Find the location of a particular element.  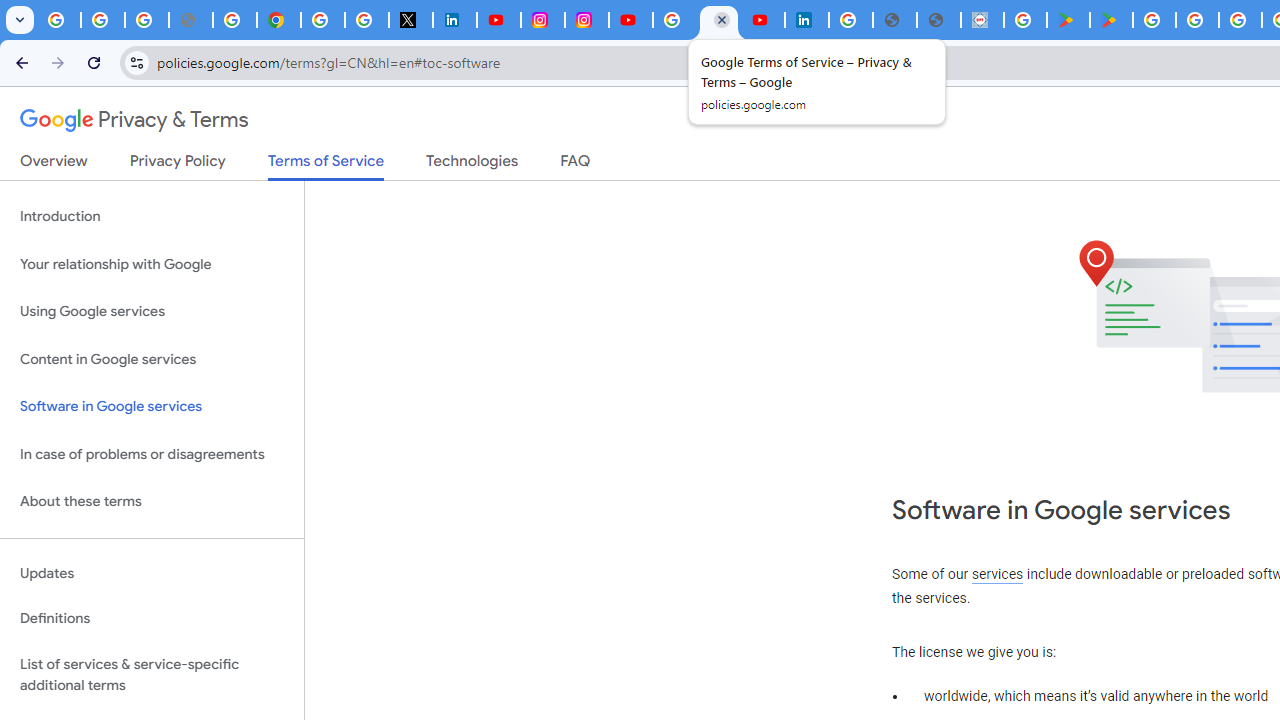

'Definitions' is located at coordinates (151, 618).